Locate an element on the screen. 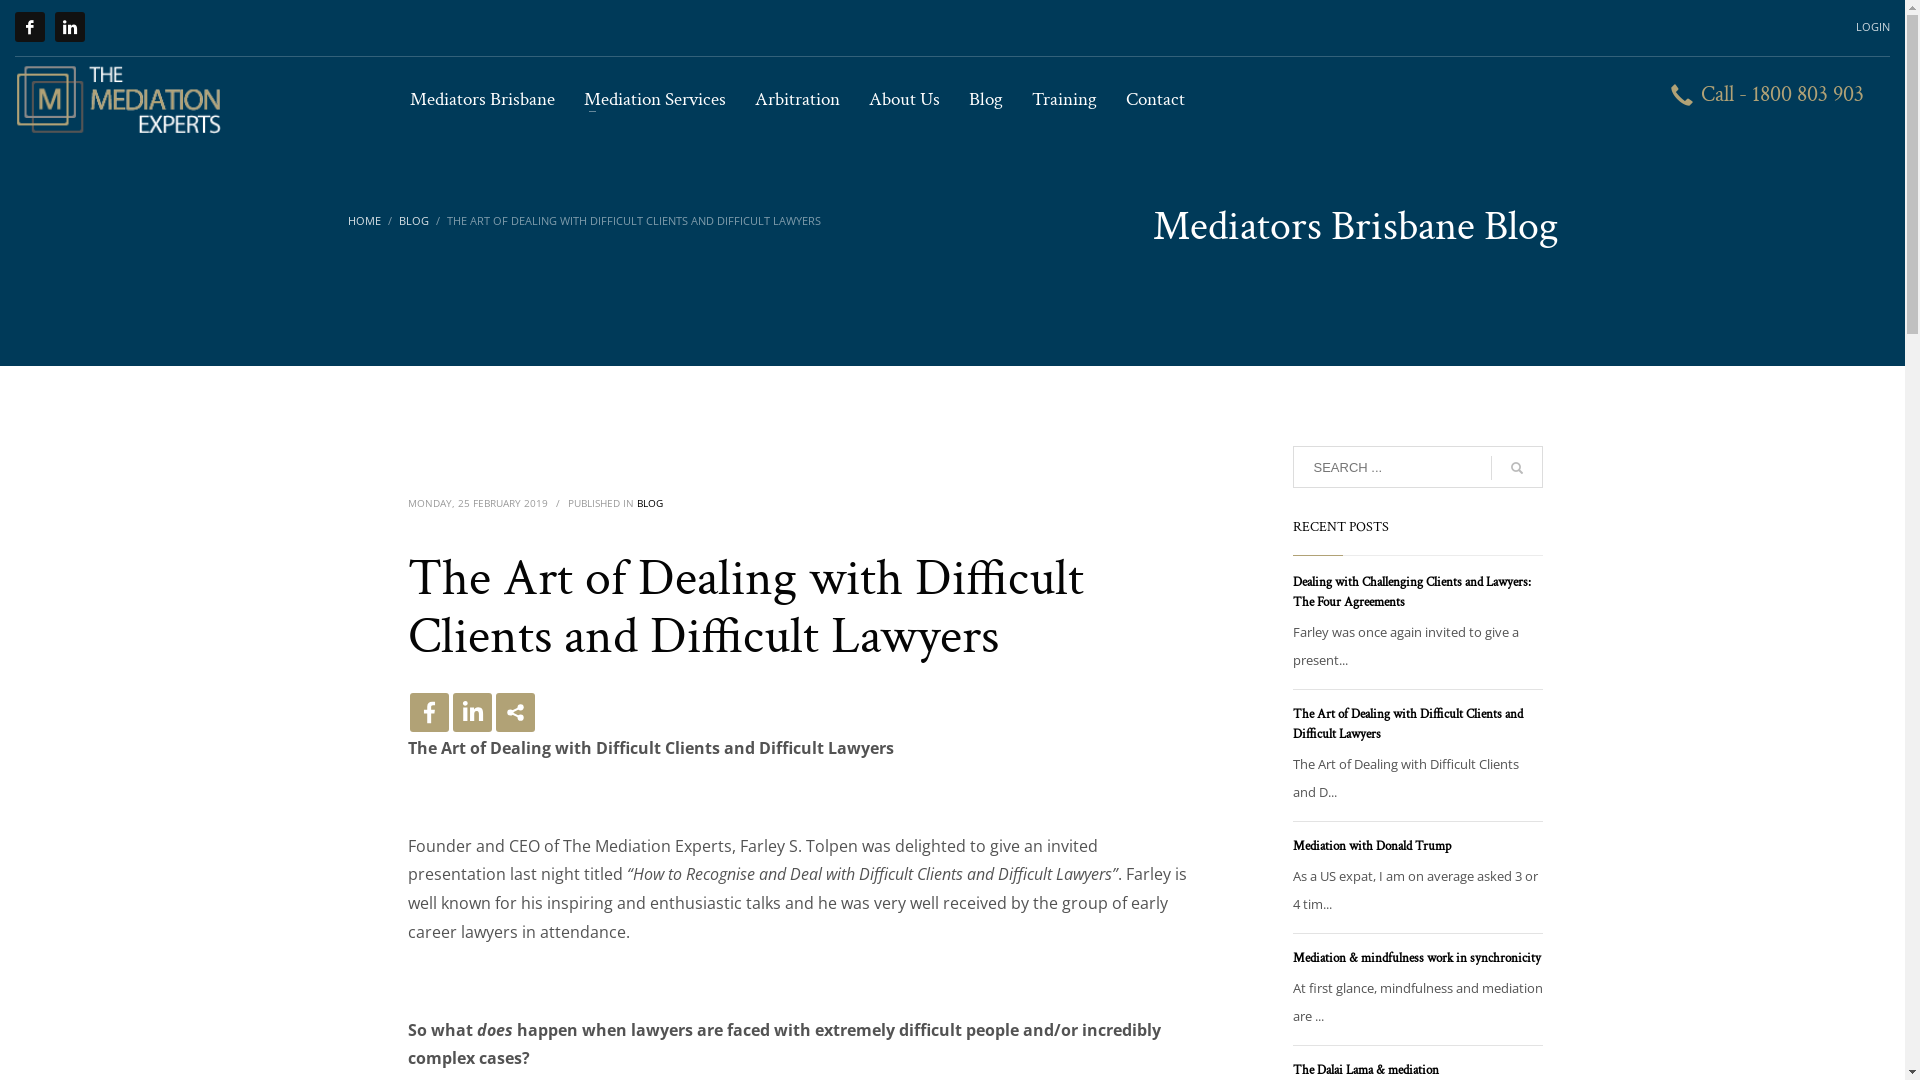 The height and width of the screenshot is (1080, 1920). 'HOME' is located at coordinates (364, 220).